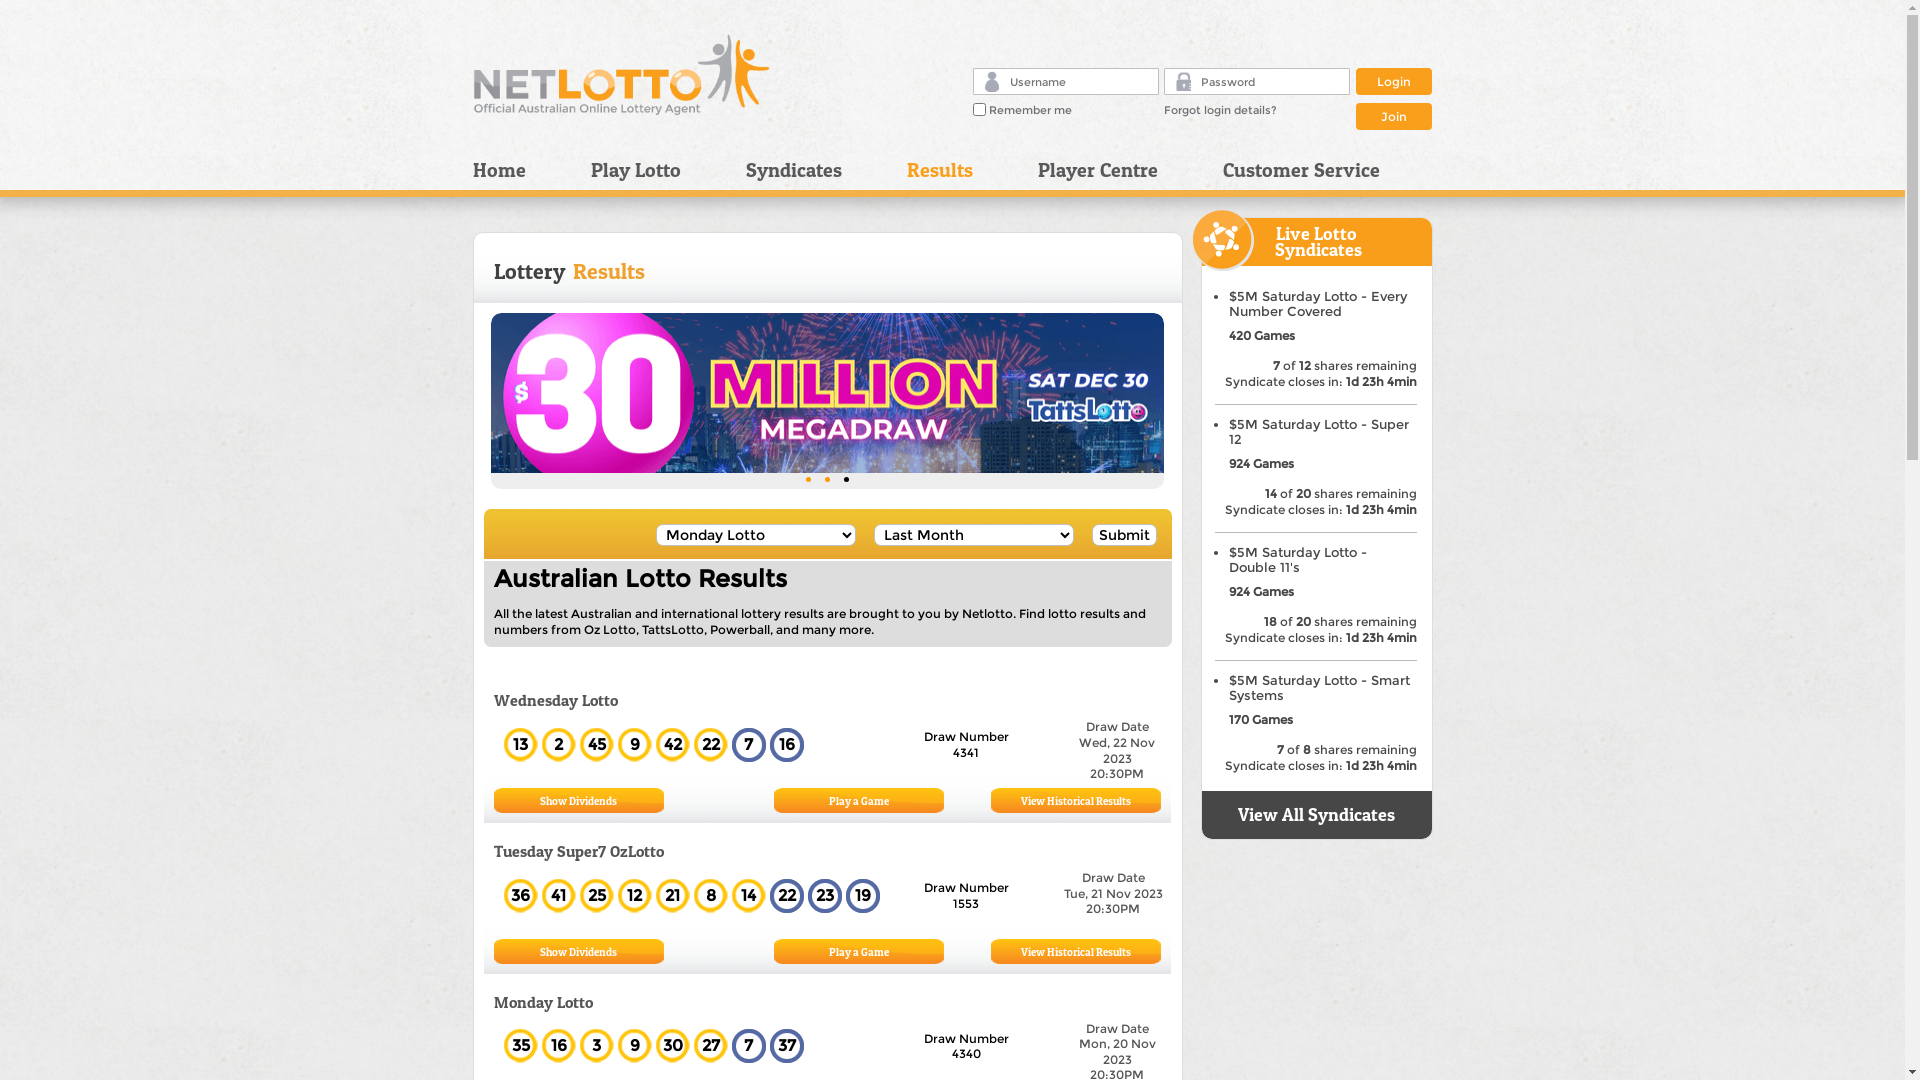  What do you see at coordinates (653, 168) in the screenshot?
I see `'Play Lotto'` at bounding box center [653, 168].